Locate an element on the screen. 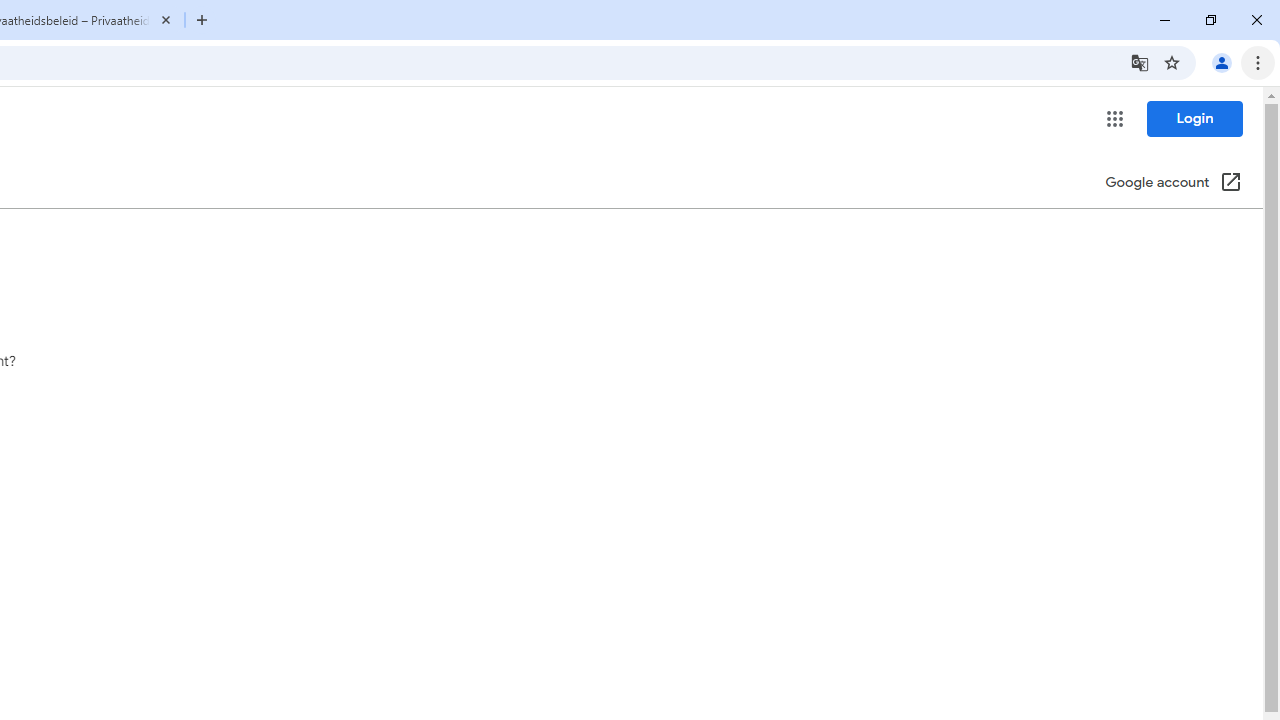  'Bookmark this tab' is located at coordinates (1171, 61).